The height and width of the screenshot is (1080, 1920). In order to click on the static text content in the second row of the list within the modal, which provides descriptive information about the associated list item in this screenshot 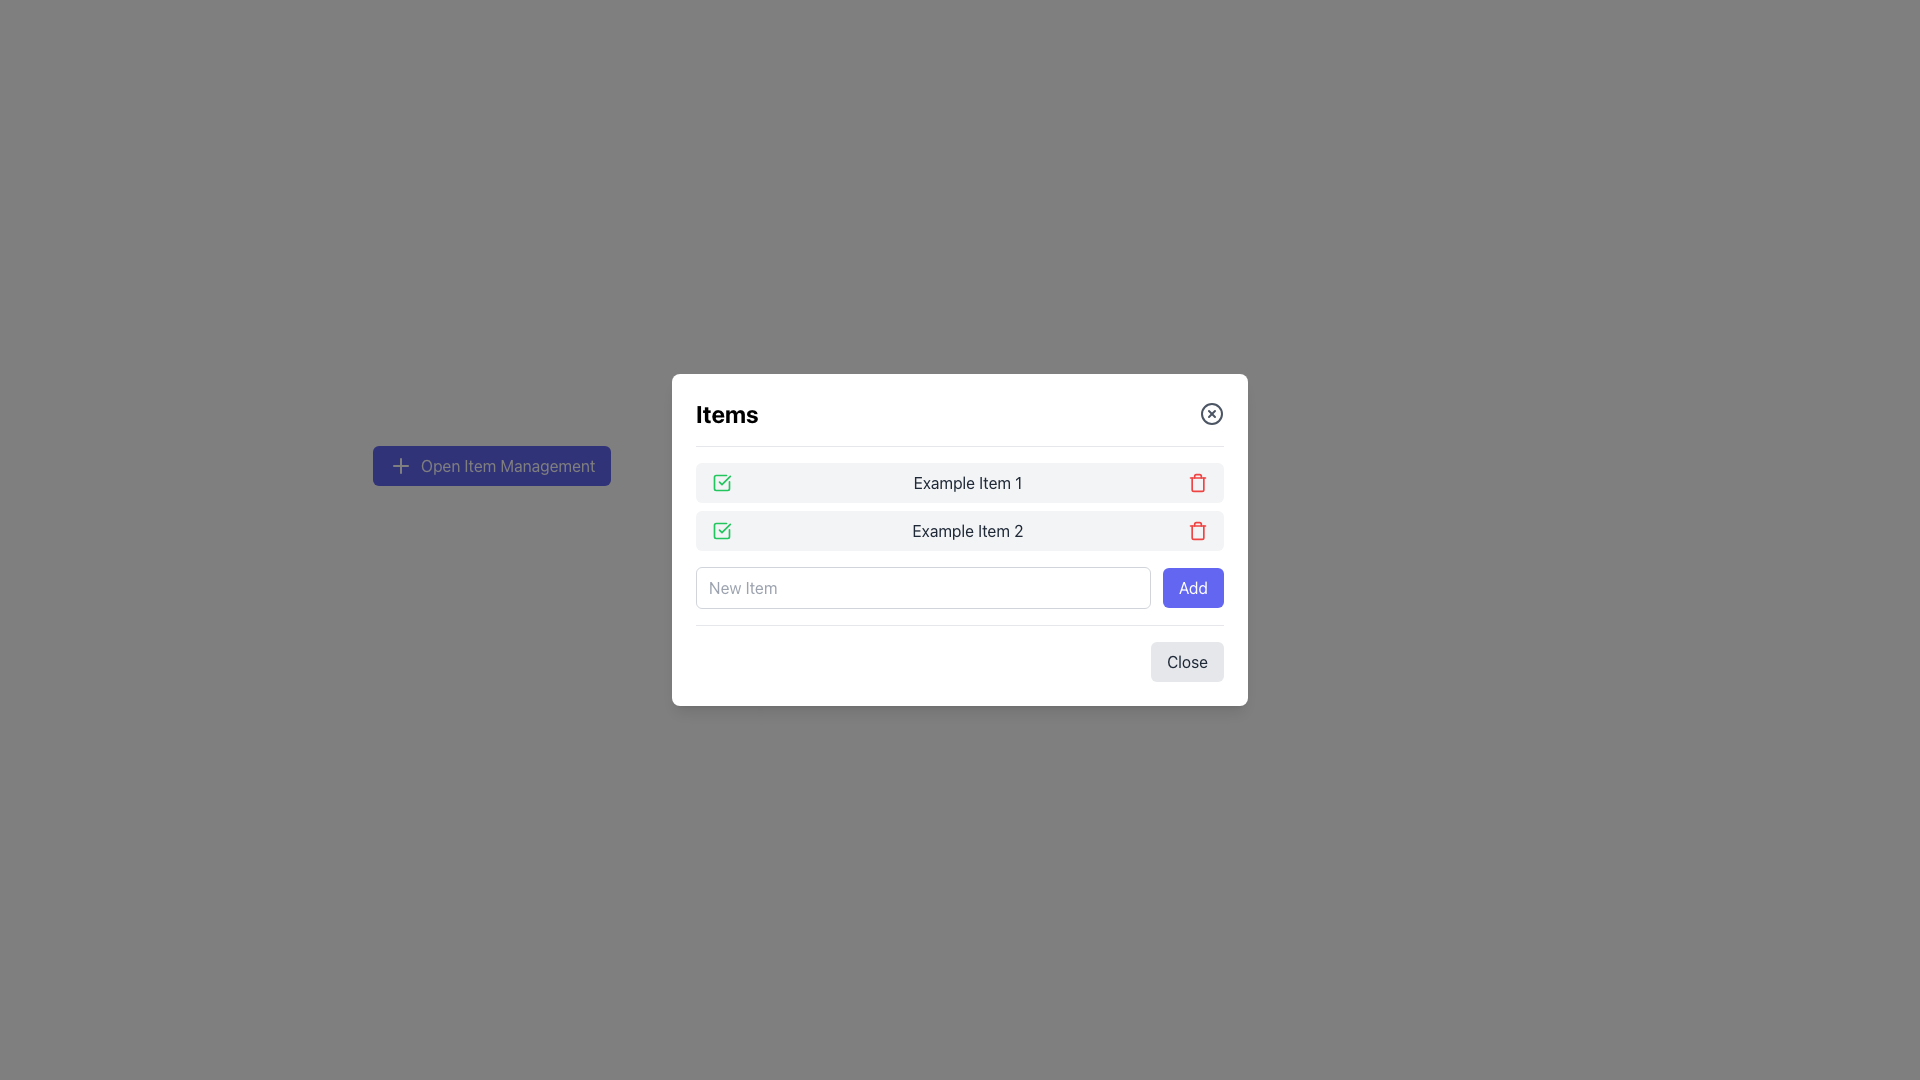, I will do `click(960, 530)`.